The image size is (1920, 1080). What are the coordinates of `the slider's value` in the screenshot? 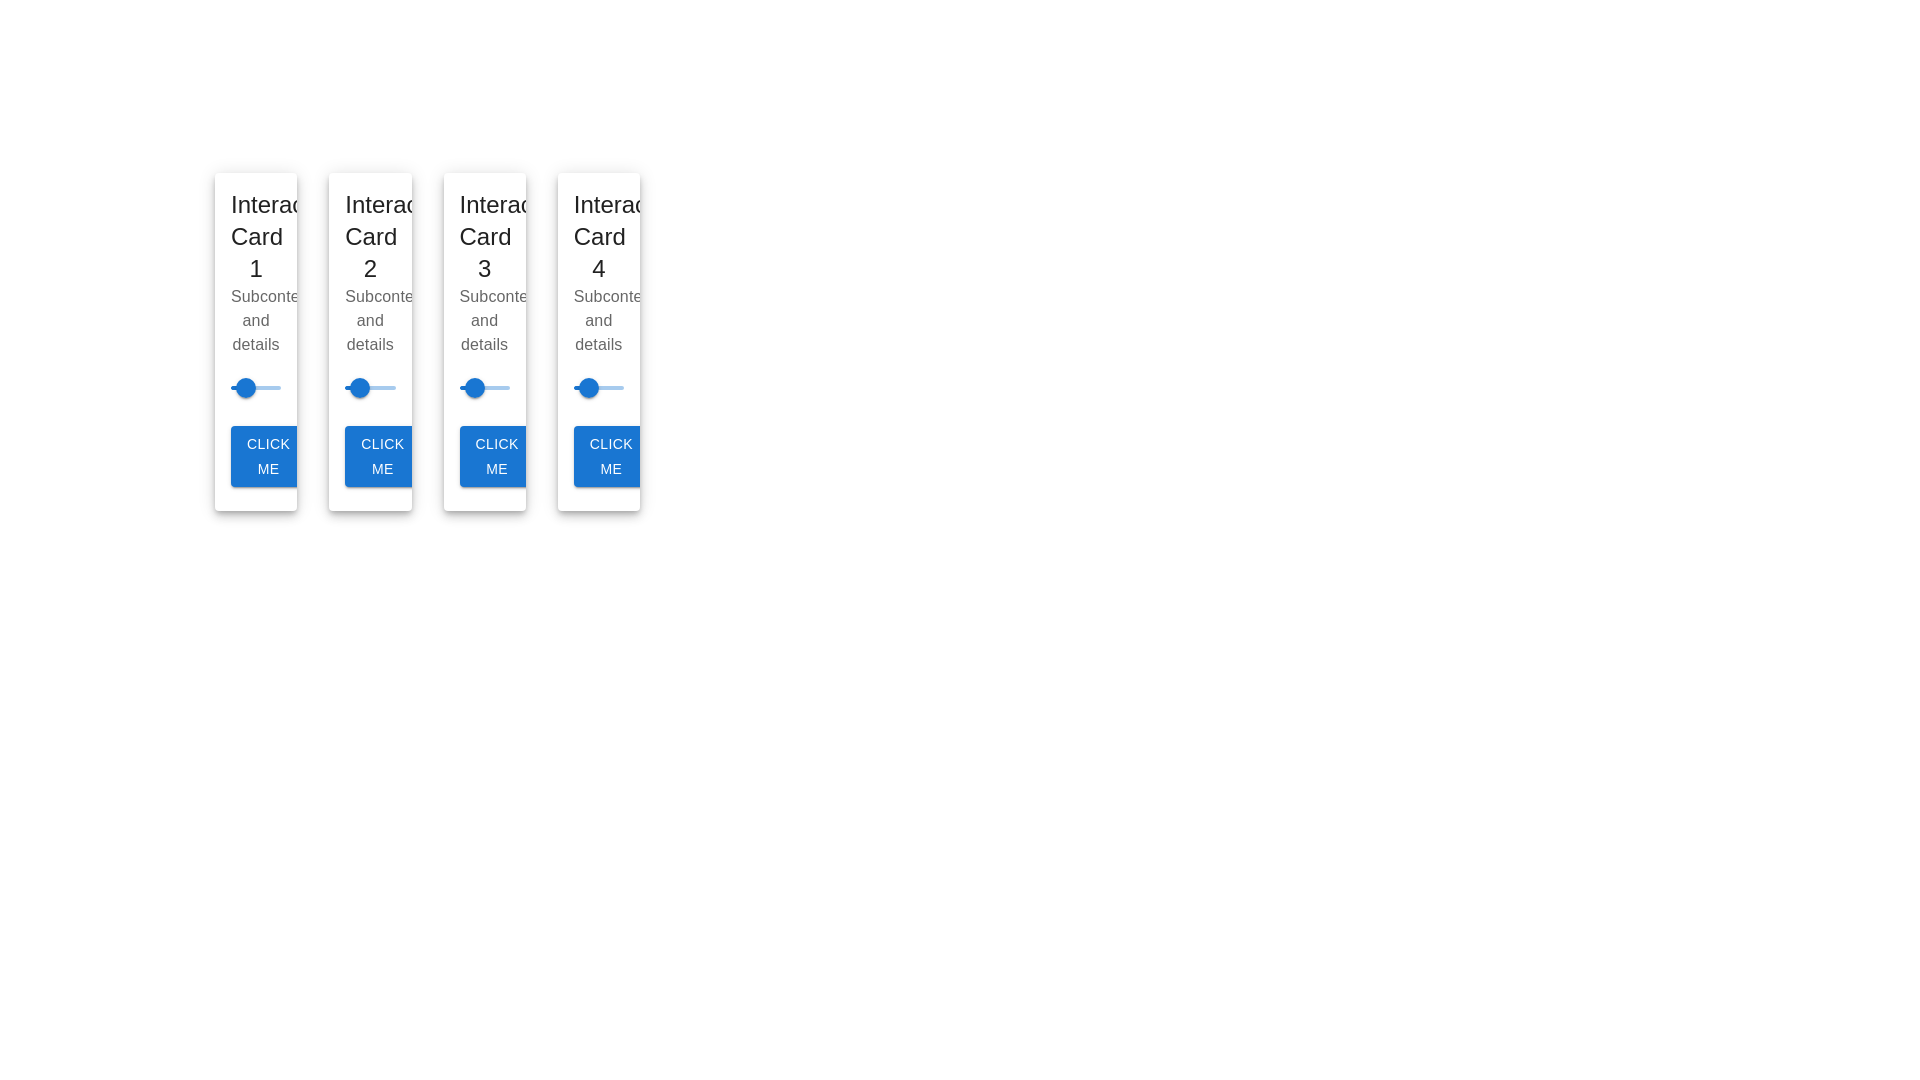 It's located at (465, 388).